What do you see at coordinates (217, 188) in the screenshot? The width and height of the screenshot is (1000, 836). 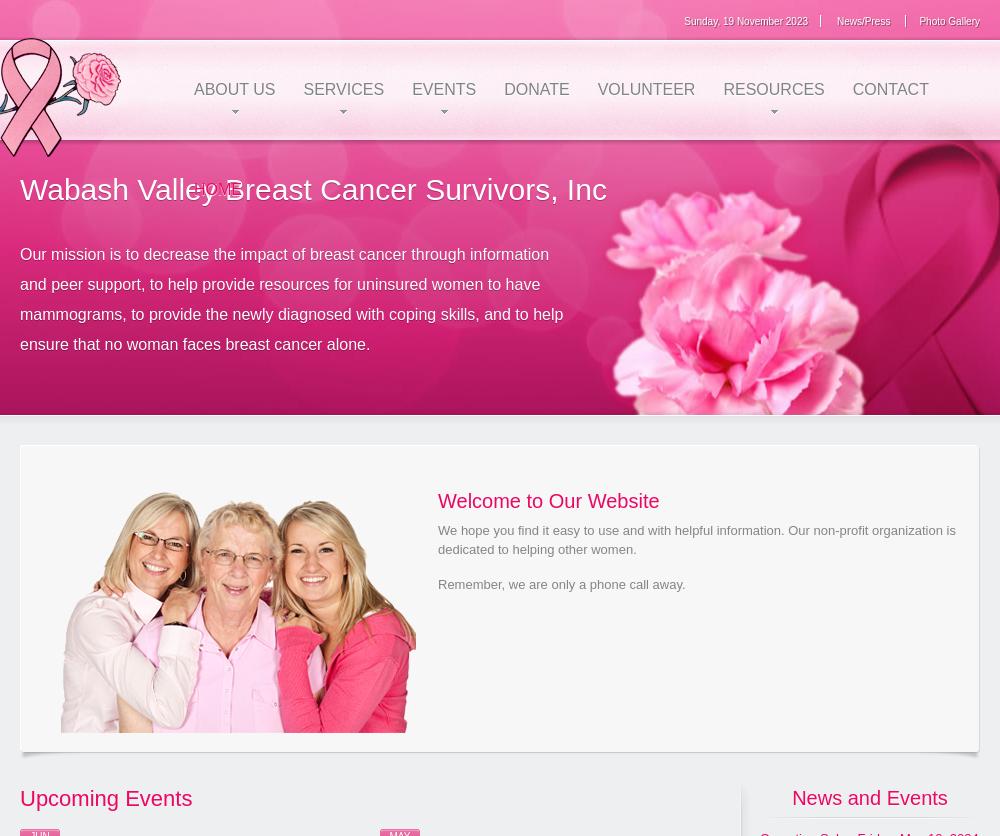 I see `'Home'` at bounding box center [217, 188].